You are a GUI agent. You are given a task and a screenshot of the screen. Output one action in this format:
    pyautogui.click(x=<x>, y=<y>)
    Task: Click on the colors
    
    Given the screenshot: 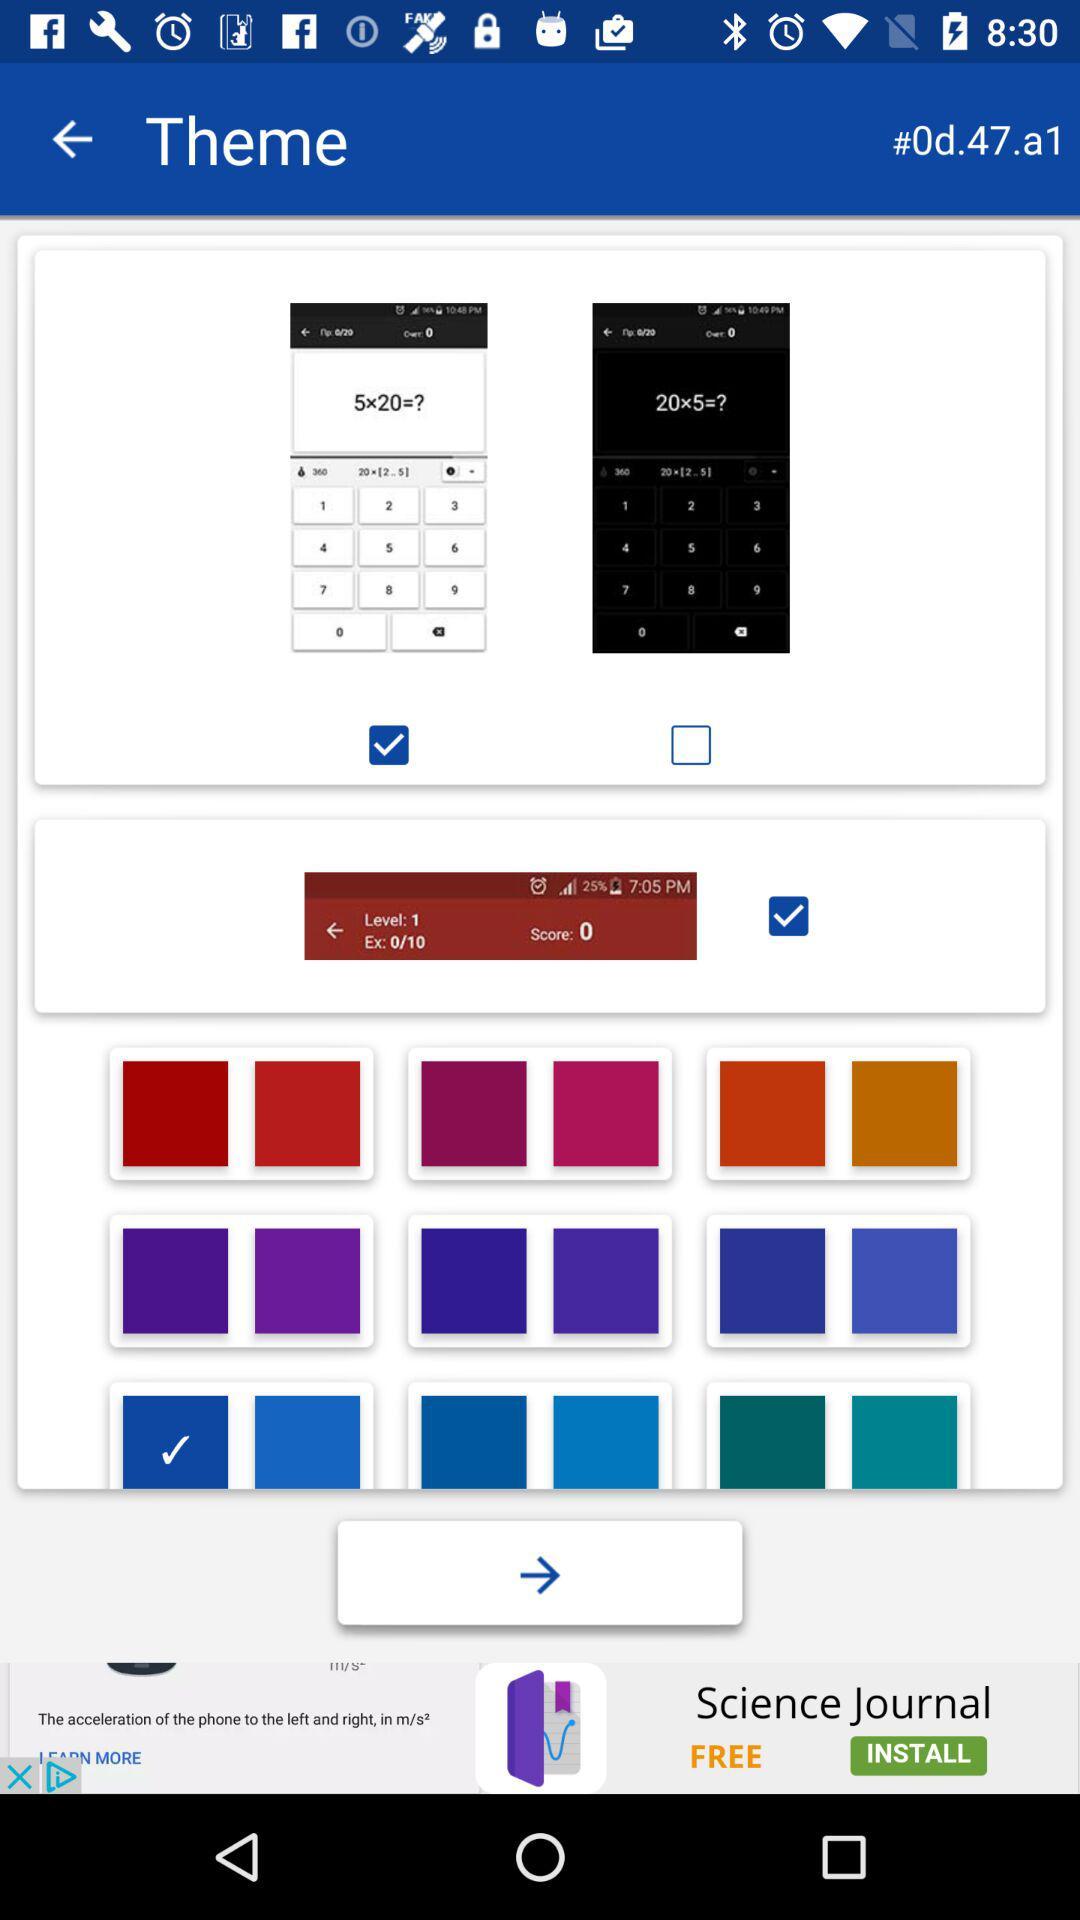 What is the action you would take?
    pyautogui.click(x=771, y=1448)
    